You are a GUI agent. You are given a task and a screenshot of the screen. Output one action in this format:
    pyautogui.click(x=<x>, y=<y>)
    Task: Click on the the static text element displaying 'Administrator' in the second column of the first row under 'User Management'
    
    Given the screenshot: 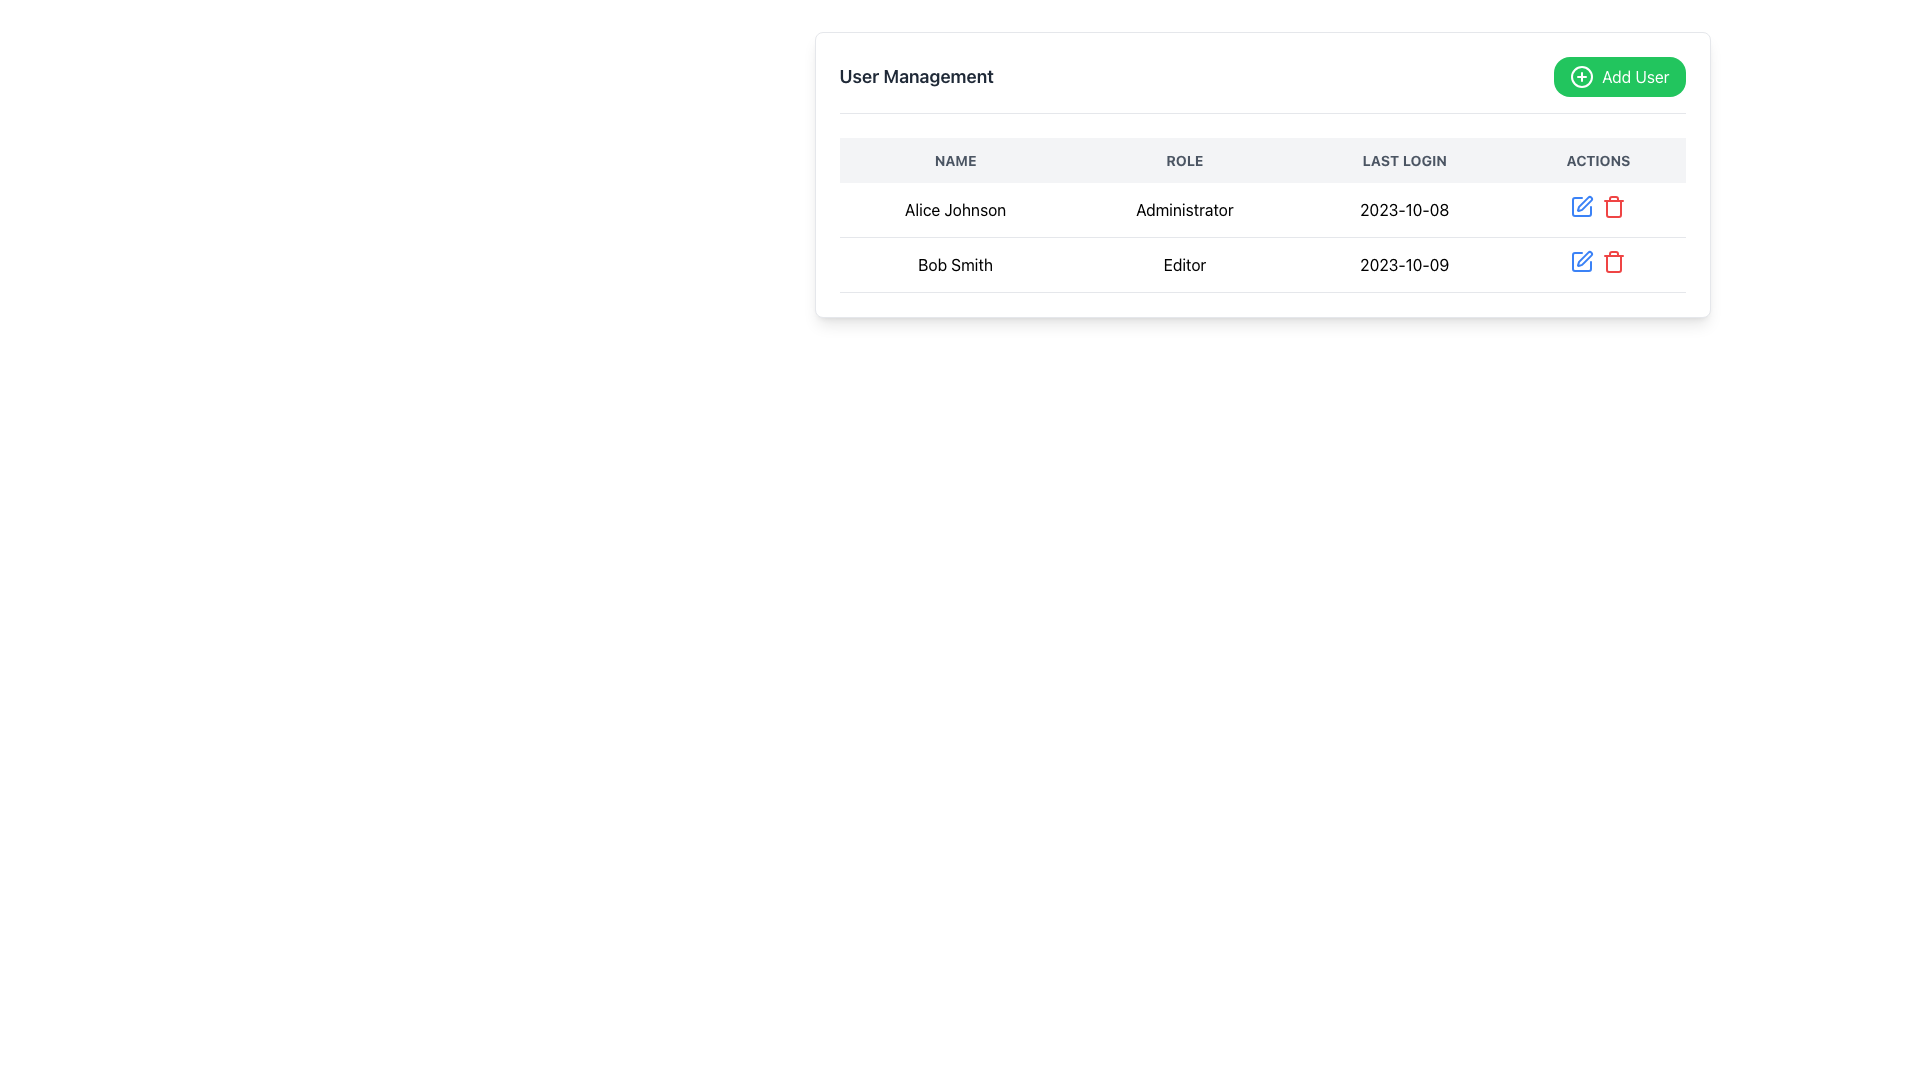 What is the action you would take?
    pyautogui.click(x=1184, y=210)
    